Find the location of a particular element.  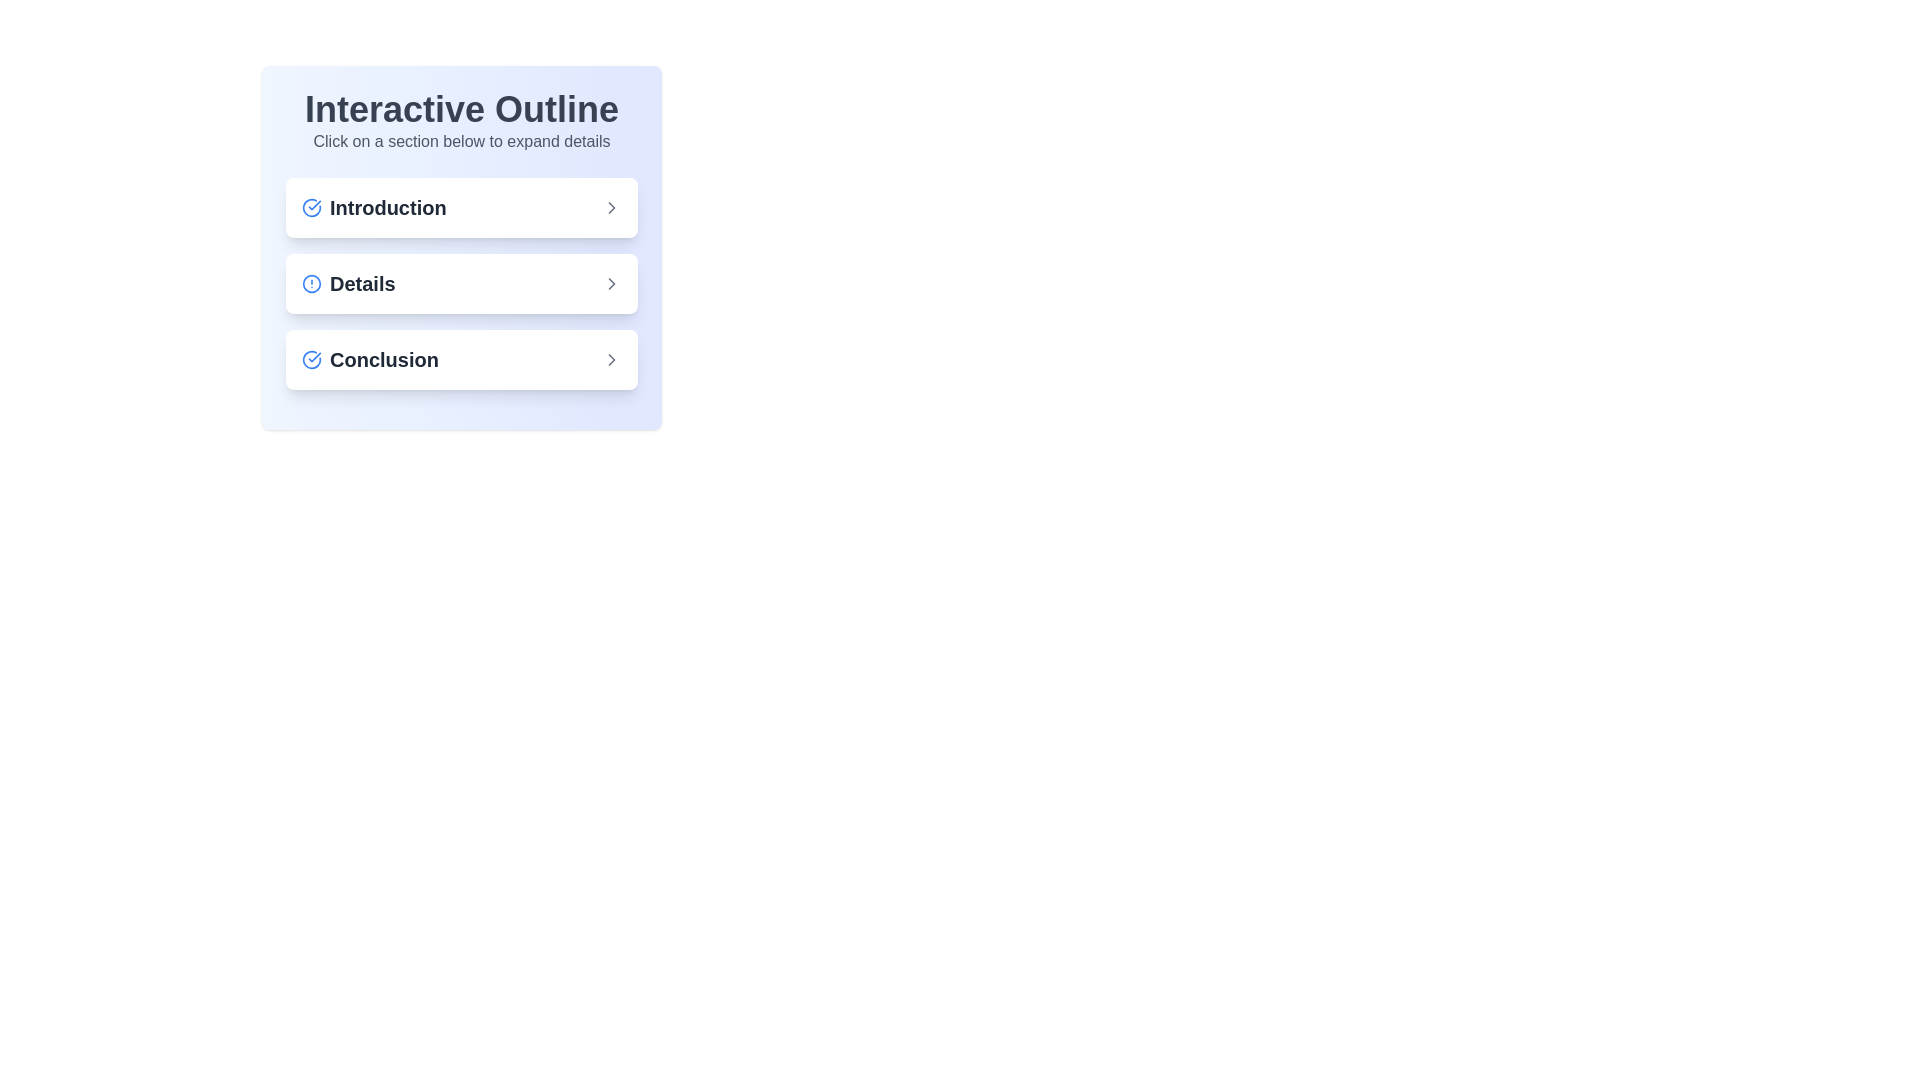

the 'Conclusion' menu item, which is the third item in the 'Interactive Outline' list is located at coordinates (370, 358).